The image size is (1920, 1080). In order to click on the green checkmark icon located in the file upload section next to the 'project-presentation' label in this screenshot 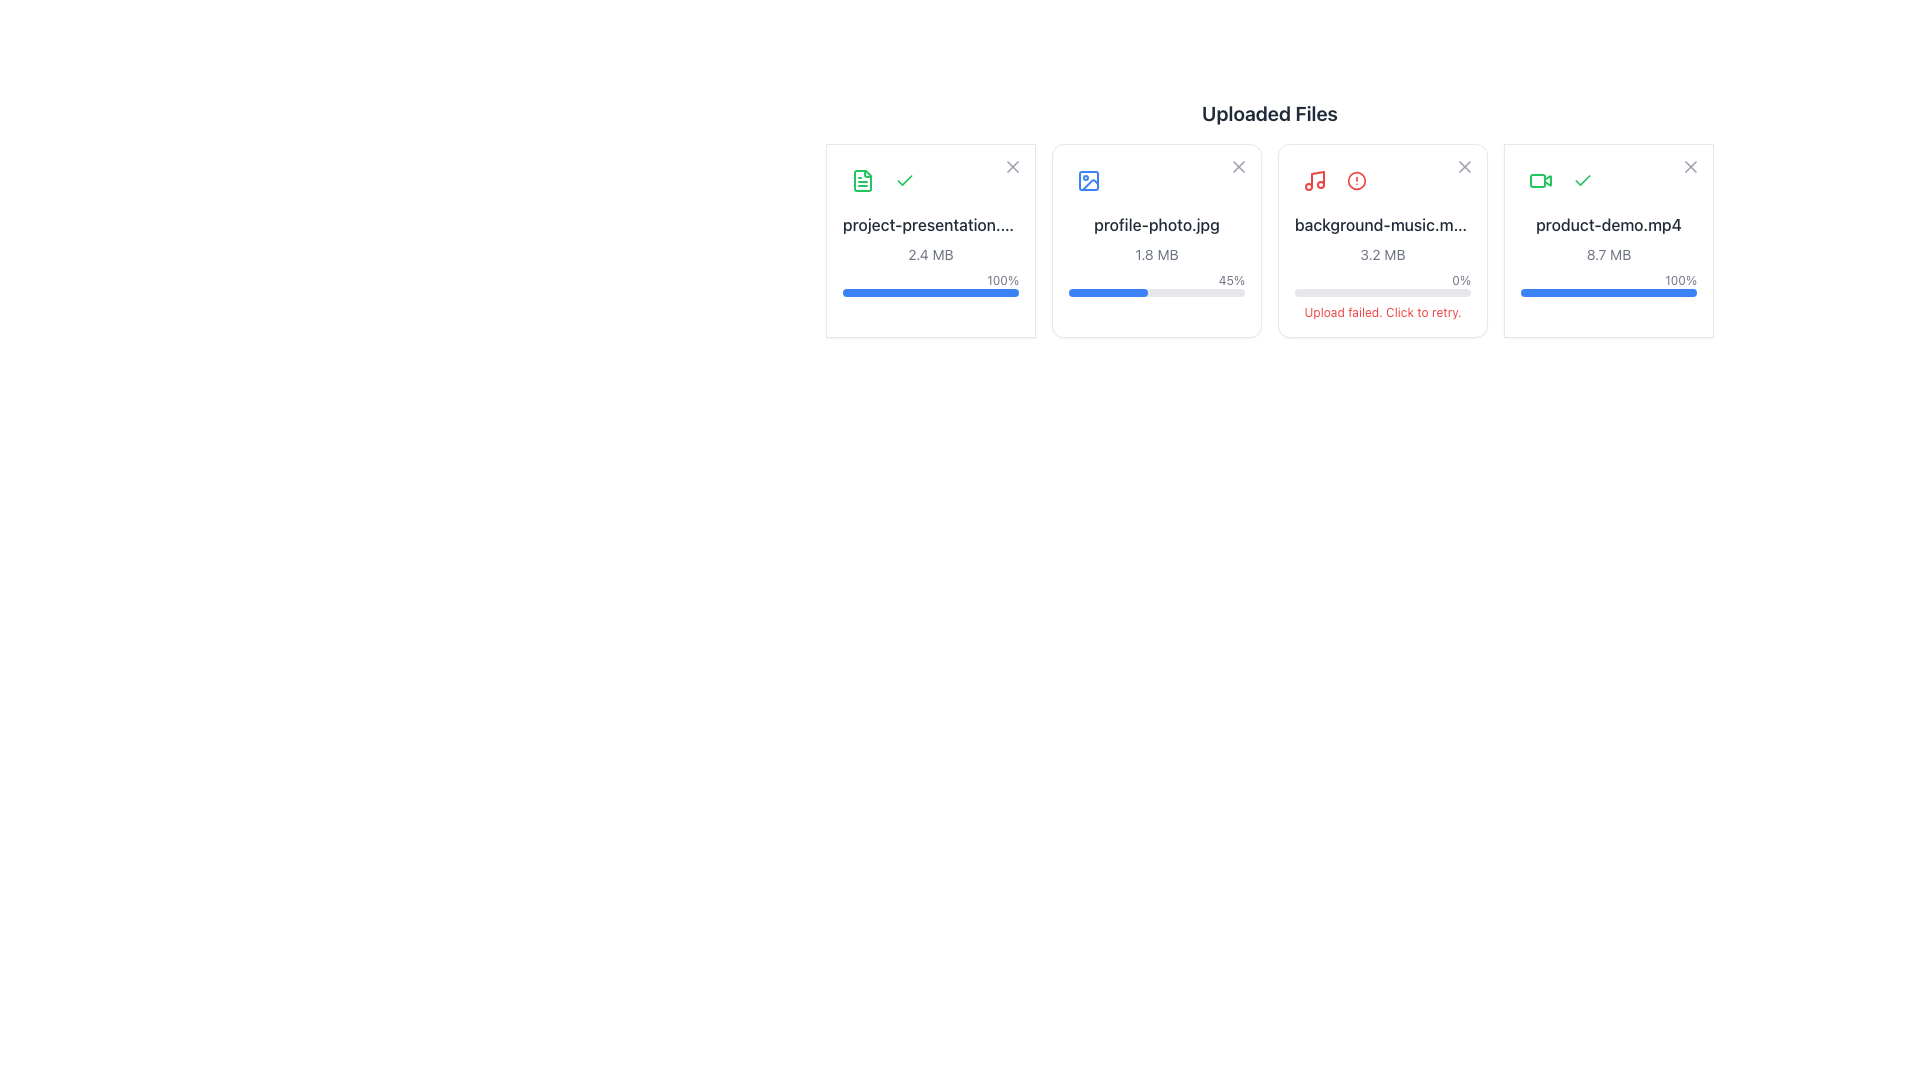, I will do `click(904, 181)`.